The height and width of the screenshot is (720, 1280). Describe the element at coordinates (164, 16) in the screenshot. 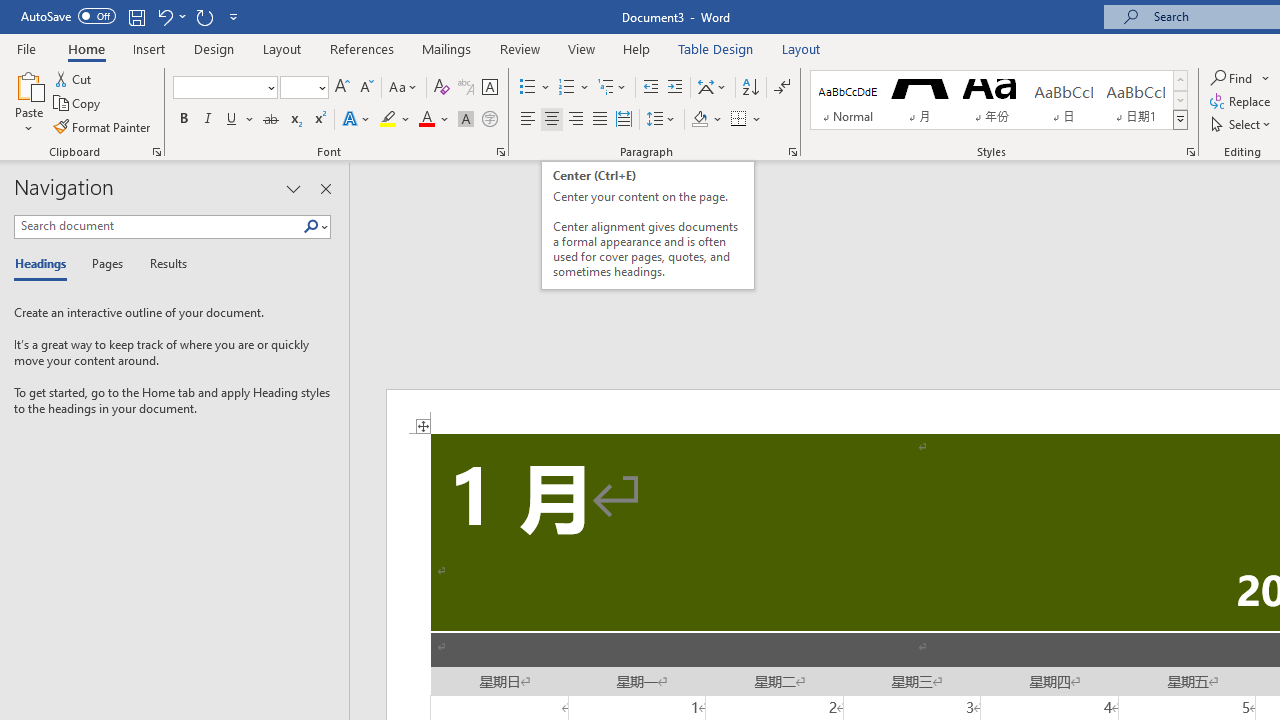

I see `'Undo Apply Quick Style'` at that location.